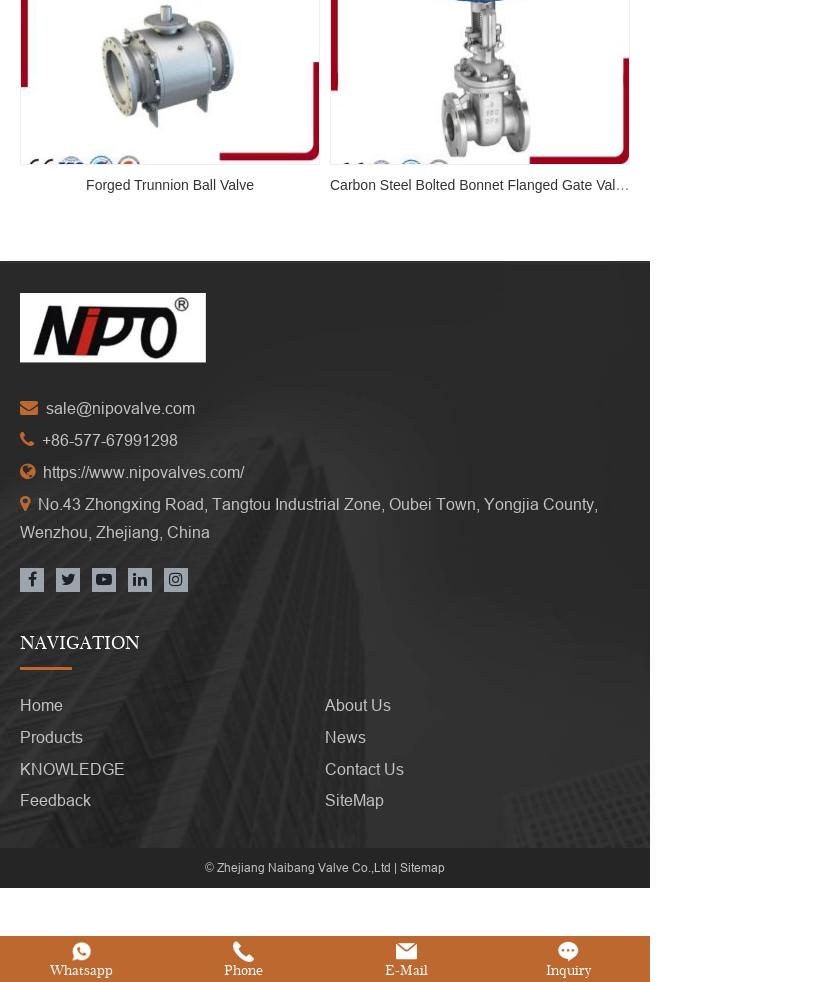 The image size is (833, 982). Describe the element at coordinates (19, 704) in the screenshot. I see `'Home'` at that location.